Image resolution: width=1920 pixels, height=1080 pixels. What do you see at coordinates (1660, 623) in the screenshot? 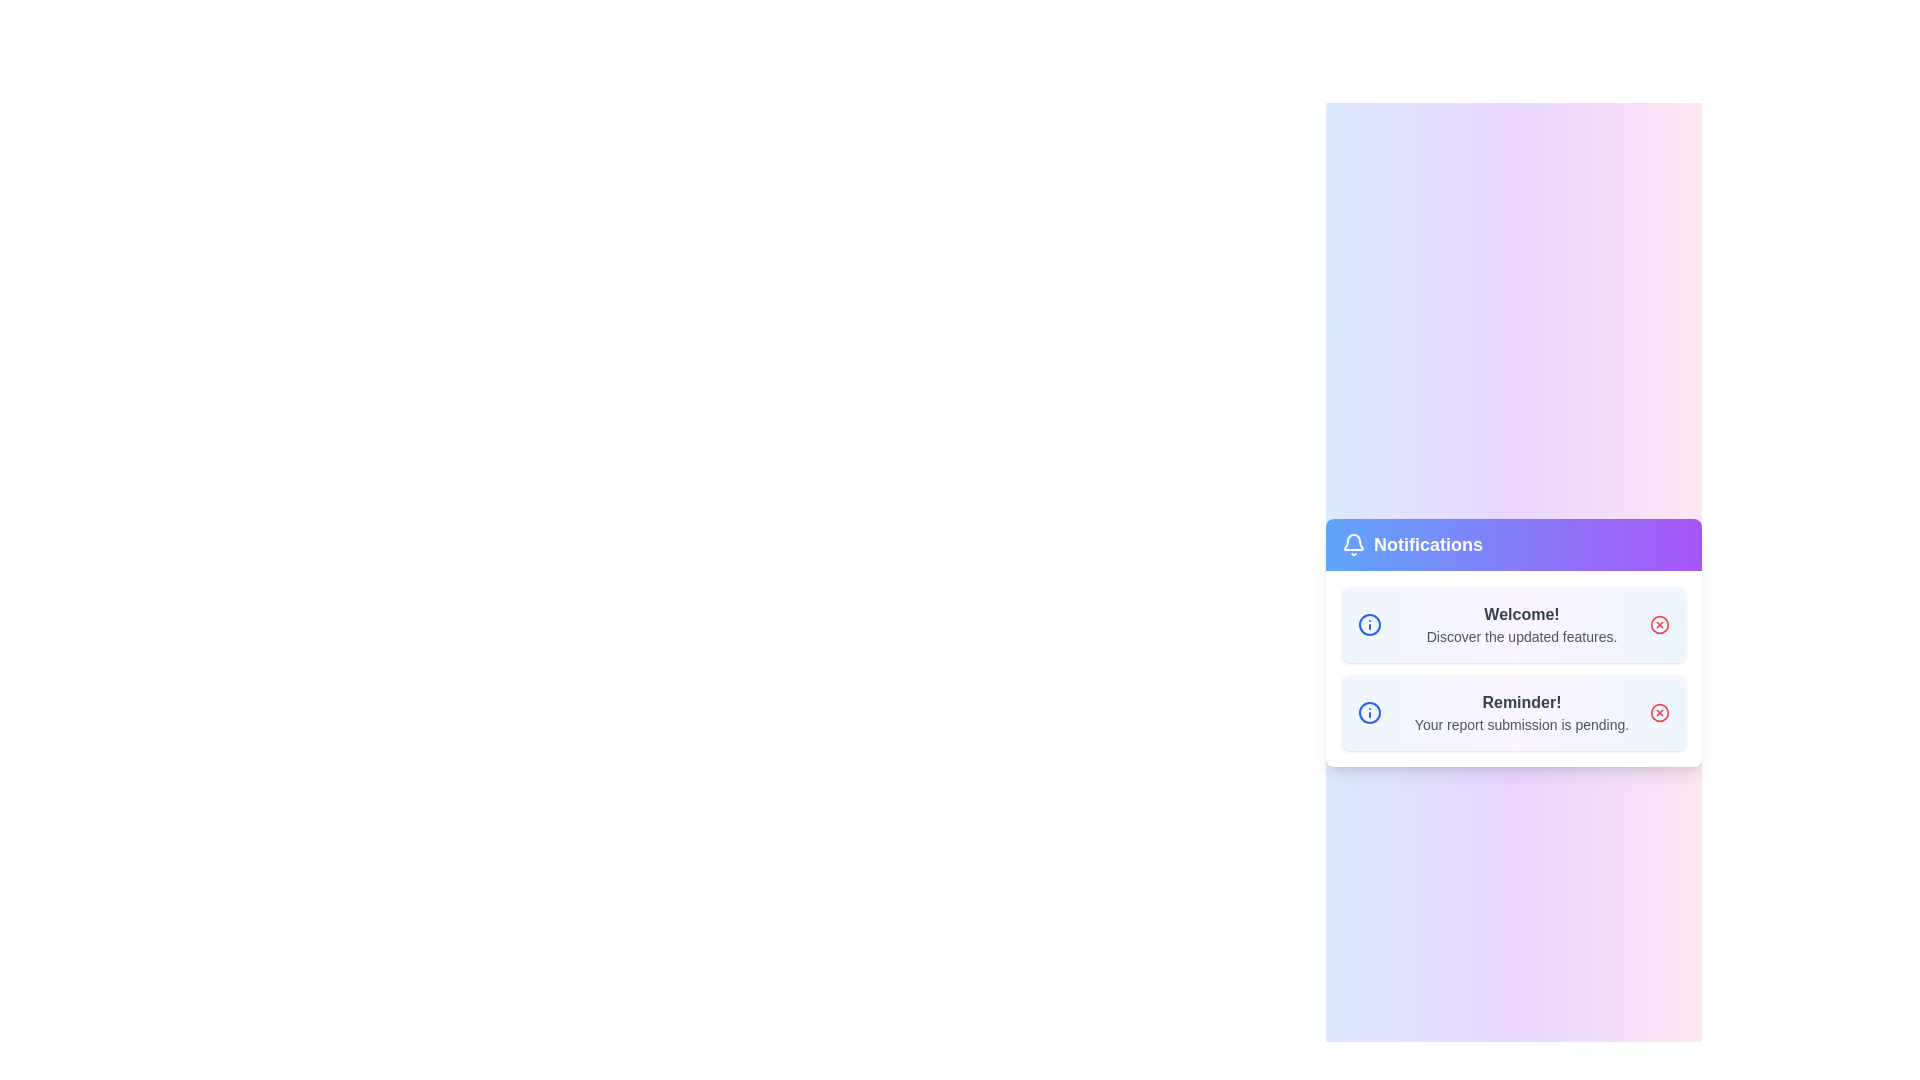
I see `the circular button with a red border and white interior that contains a red 'X' symbol, located in the top-right corner of the first notification card in the notification panel` at bounding box center [1660, 623].